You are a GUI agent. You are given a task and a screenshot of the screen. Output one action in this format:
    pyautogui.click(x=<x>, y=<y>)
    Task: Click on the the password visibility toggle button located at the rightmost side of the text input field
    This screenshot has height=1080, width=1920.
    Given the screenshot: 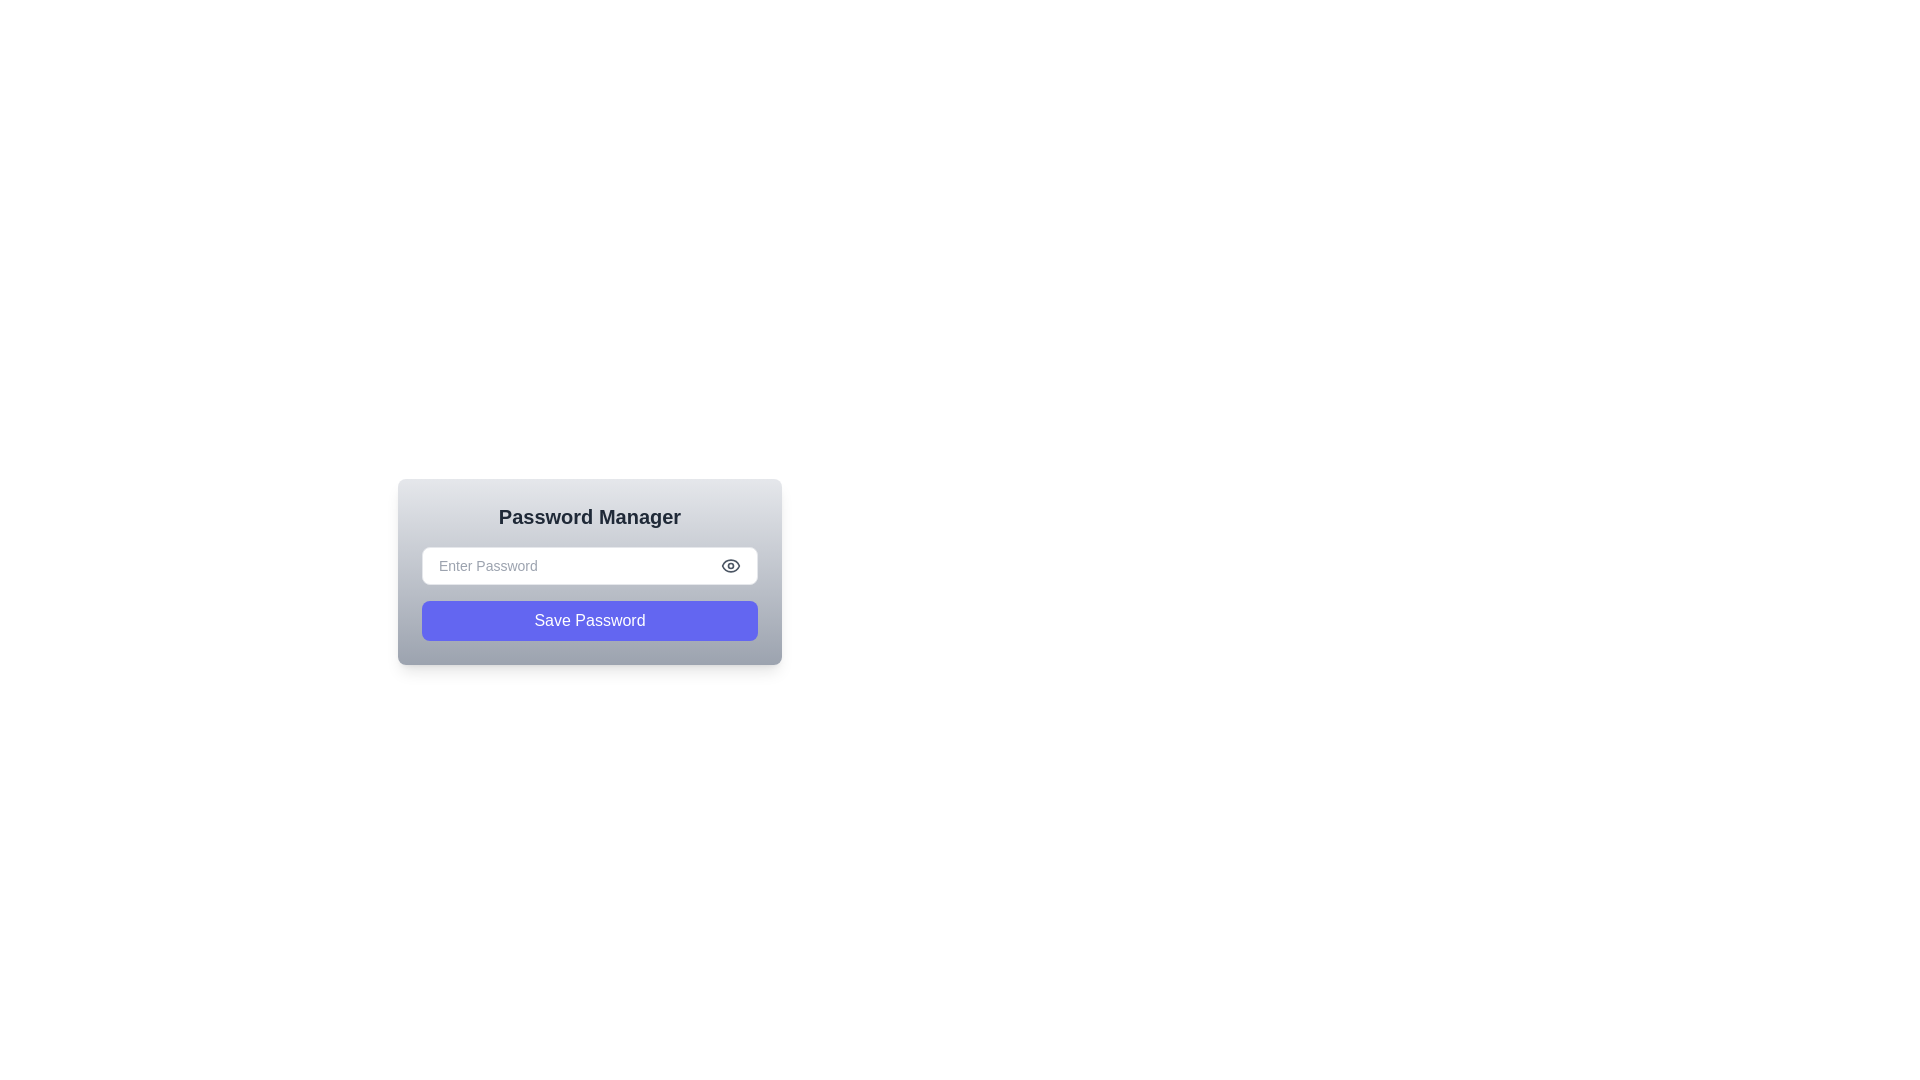 What is the action you would take?
    pyautogui.click(x=729, y=566)
    